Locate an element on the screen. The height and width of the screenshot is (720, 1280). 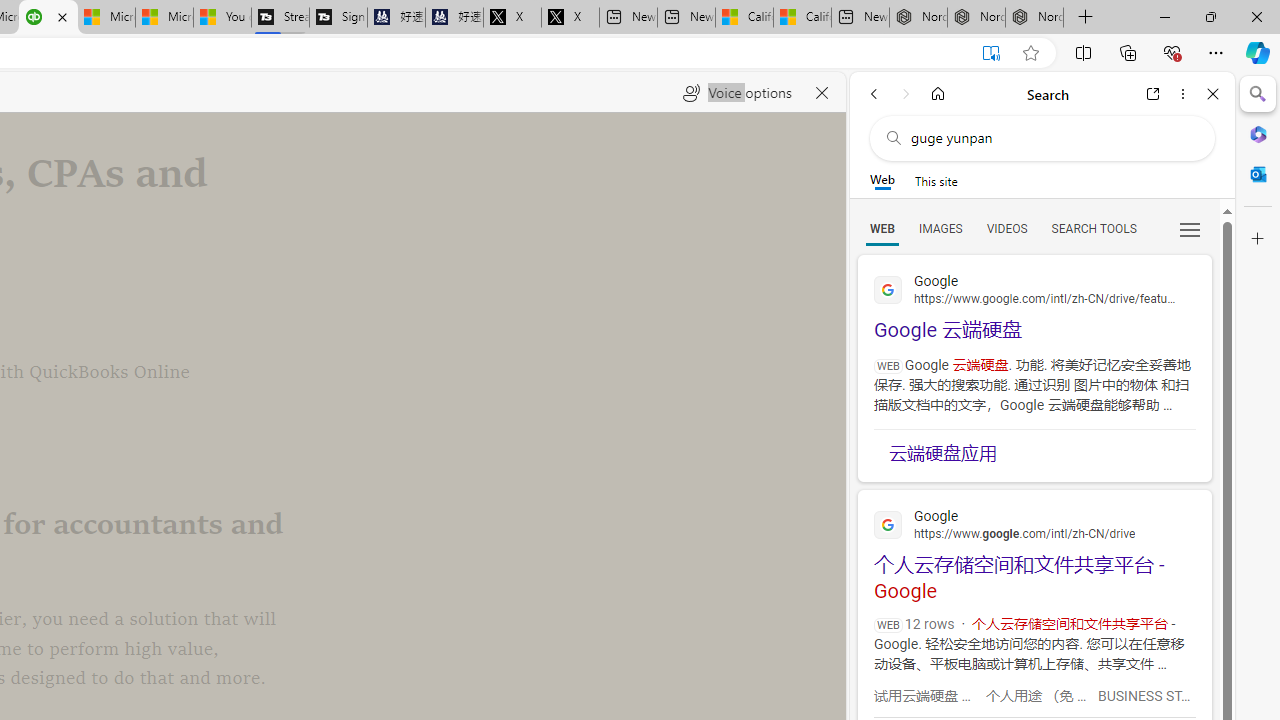
'Customize' is located at coordinates (1257, 238).